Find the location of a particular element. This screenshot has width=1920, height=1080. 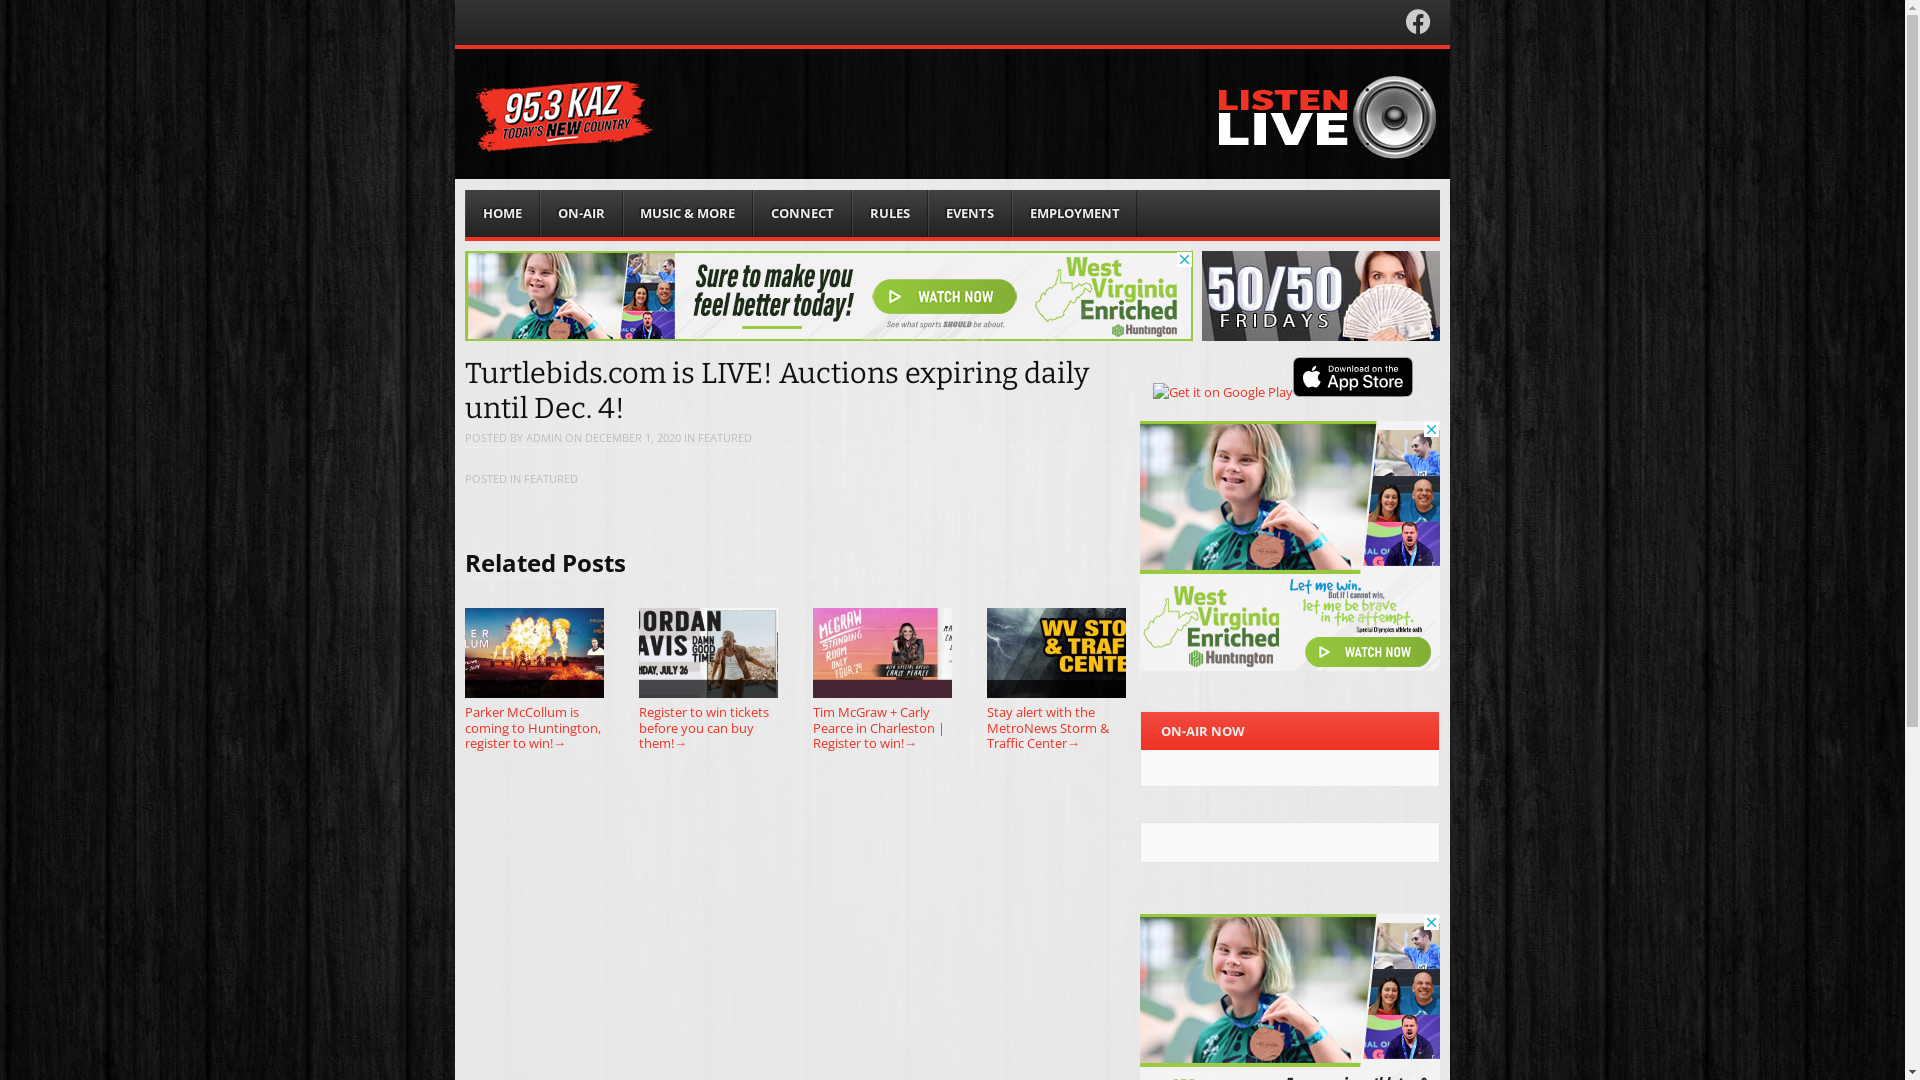

'ADMIN' is located at coordinates (543, 436).